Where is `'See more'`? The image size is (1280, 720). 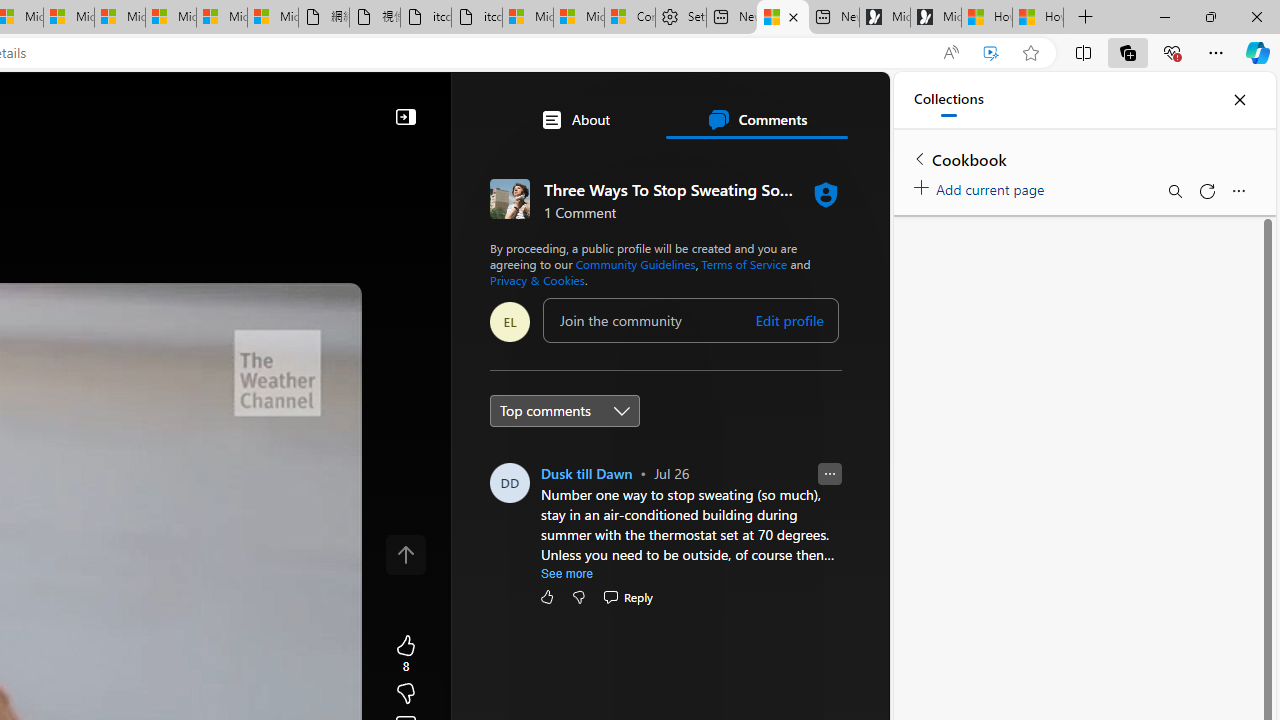 'See more' is located at coordinates (566, 573).